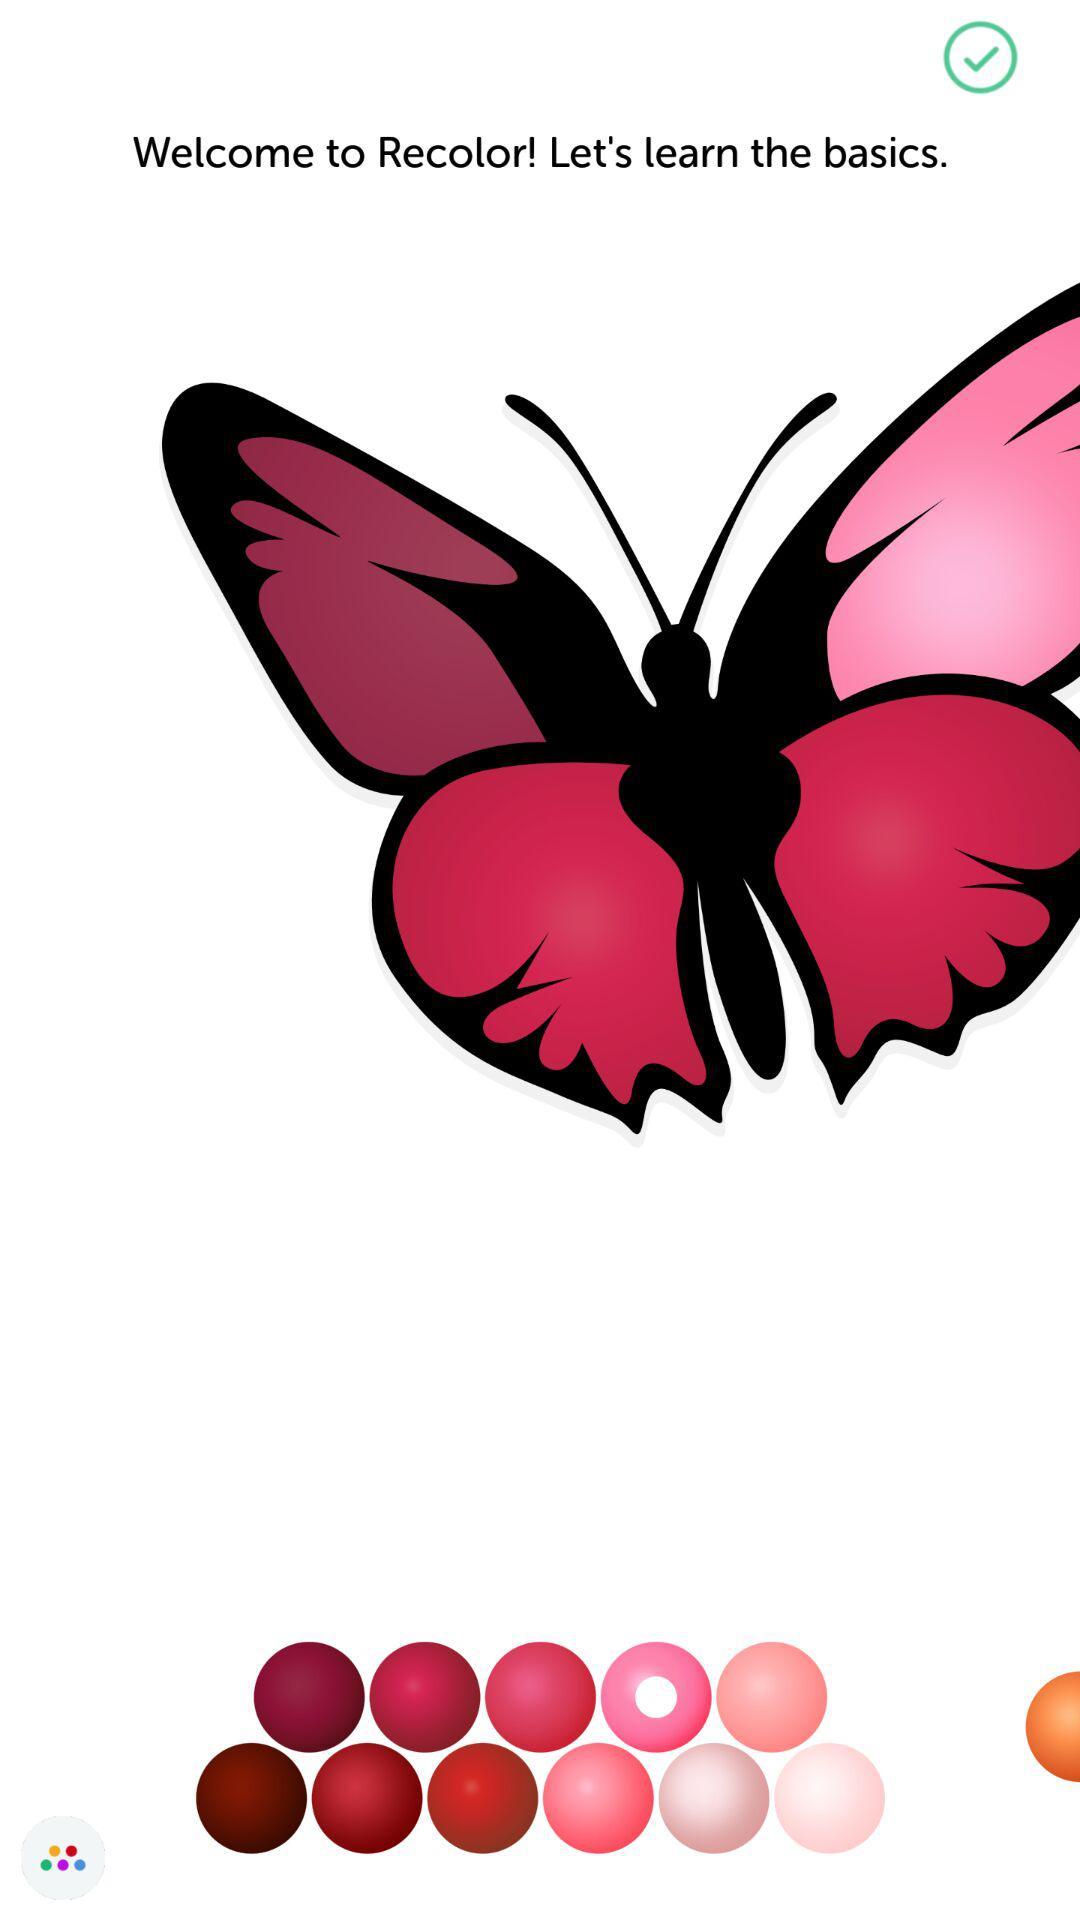 The height and width of the screenshot is (1920, 1080). What do you see at coordinates (979, 57) in the screenshot?
I see `accept changes` at bounding box center [979, 57].